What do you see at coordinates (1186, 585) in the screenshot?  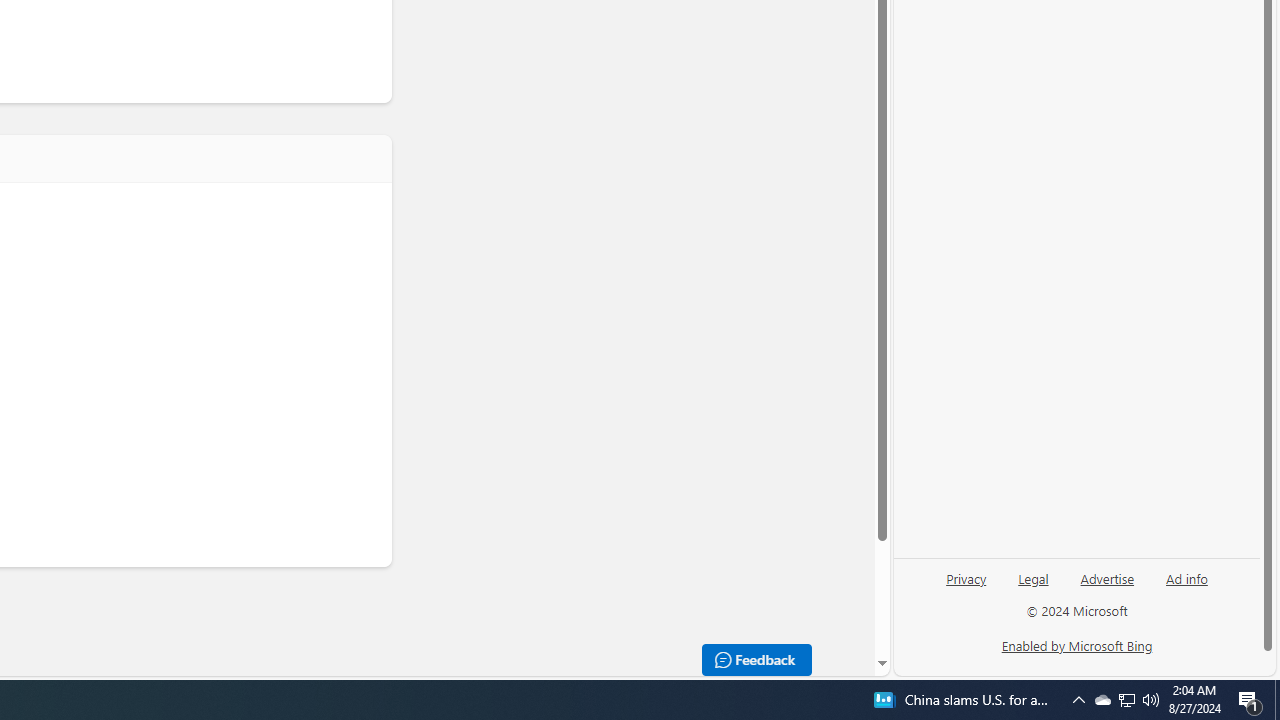 I see `'Ad info'` at bounding box center [1186, 585].